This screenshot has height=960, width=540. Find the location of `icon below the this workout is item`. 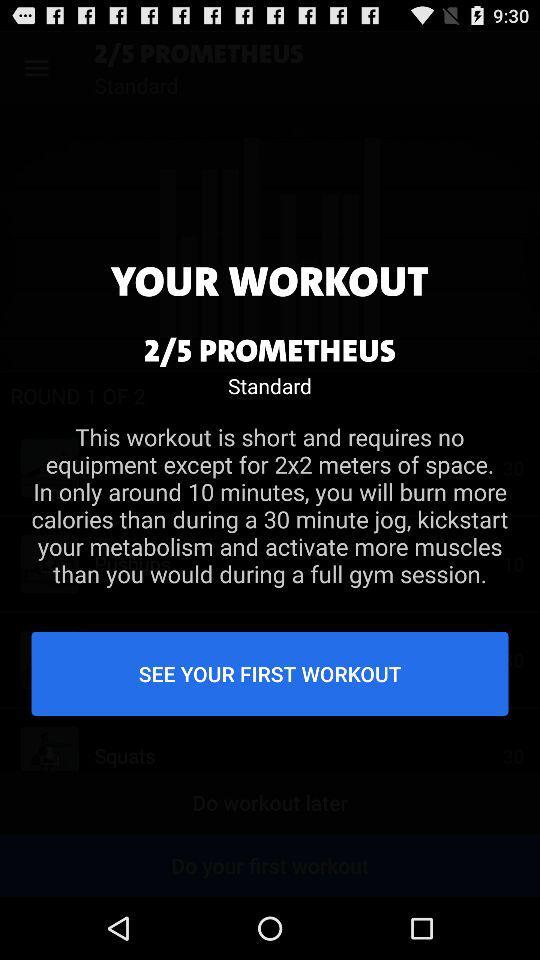

icon below the this workout is item is located at coordinates (270, 673).